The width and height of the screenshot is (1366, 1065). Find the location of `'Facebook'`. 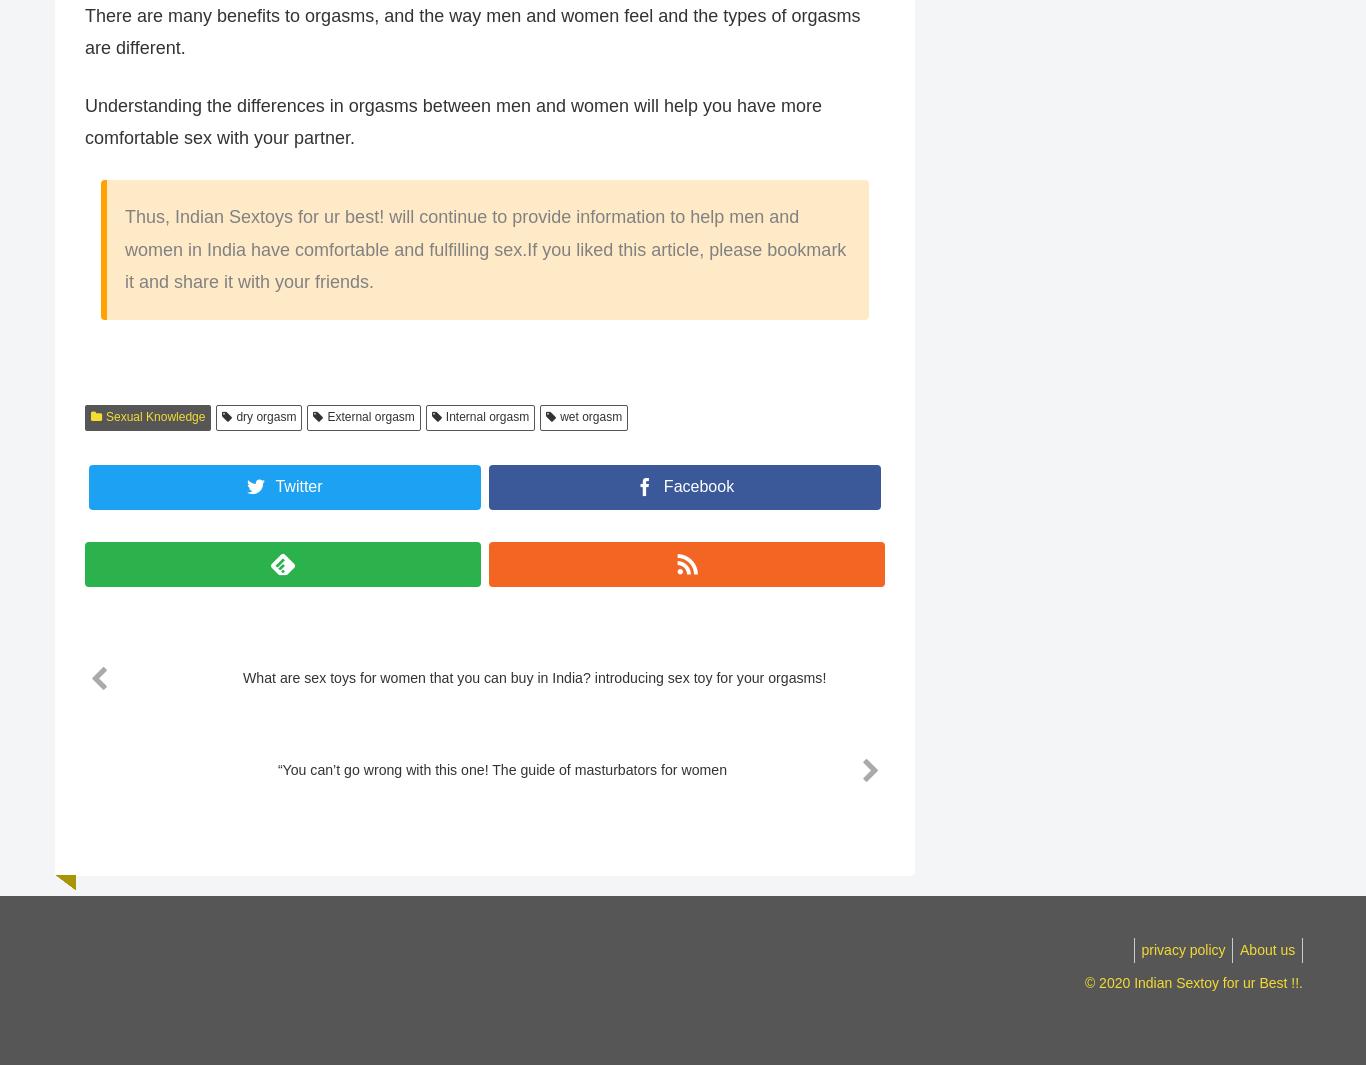

'Facebook' is located at coordinates (698, 486).